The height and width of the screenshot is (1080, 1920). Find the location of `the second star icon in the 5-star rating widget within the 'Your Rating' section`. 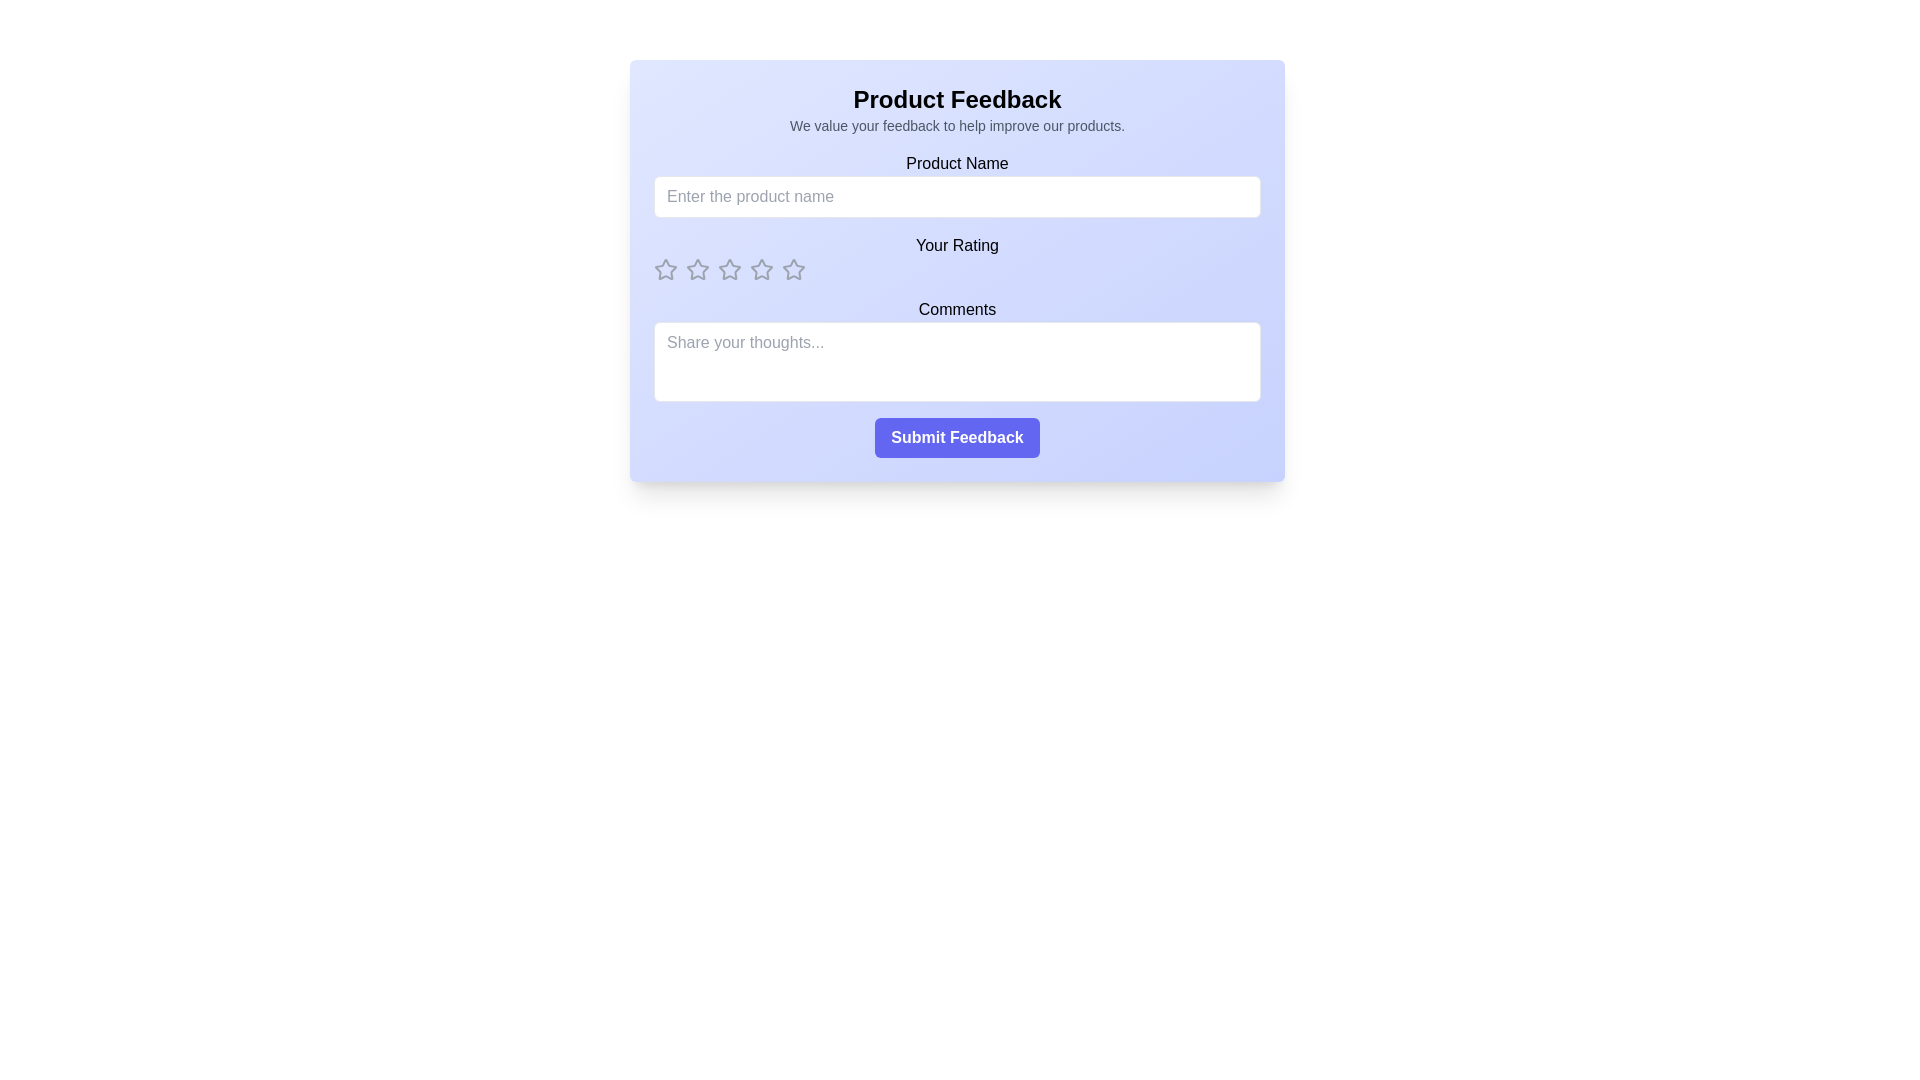

the second star icon in the 5-star rating widget within the 'Your Rating' section is located at coordinates (792, 268).